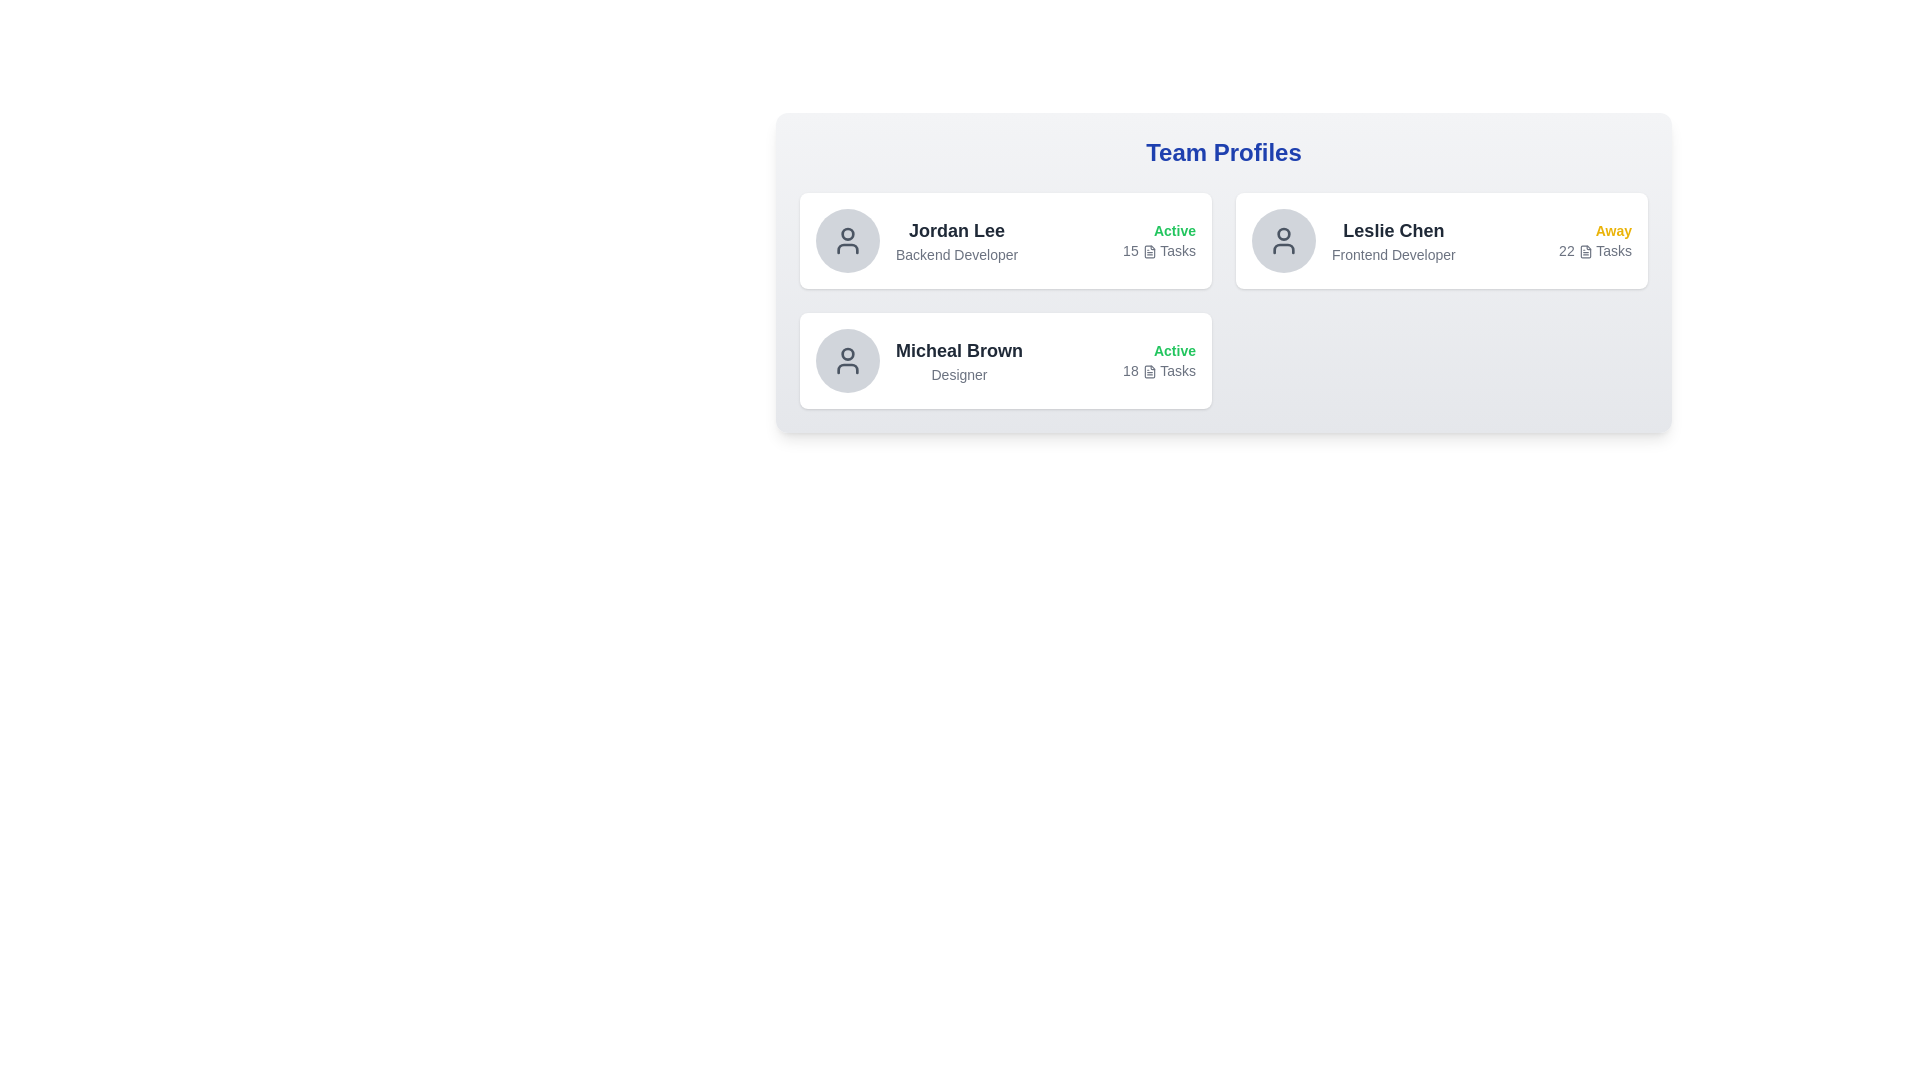  What do you see at coordinates (1149, 372) in the screenshot?
I see `the icon indicating the type of content associated with Micheal Brown's task count, which is located to the right of the text '18 Tasks' in the 'Team Profiles' section` at bounding box center [1149, 372].